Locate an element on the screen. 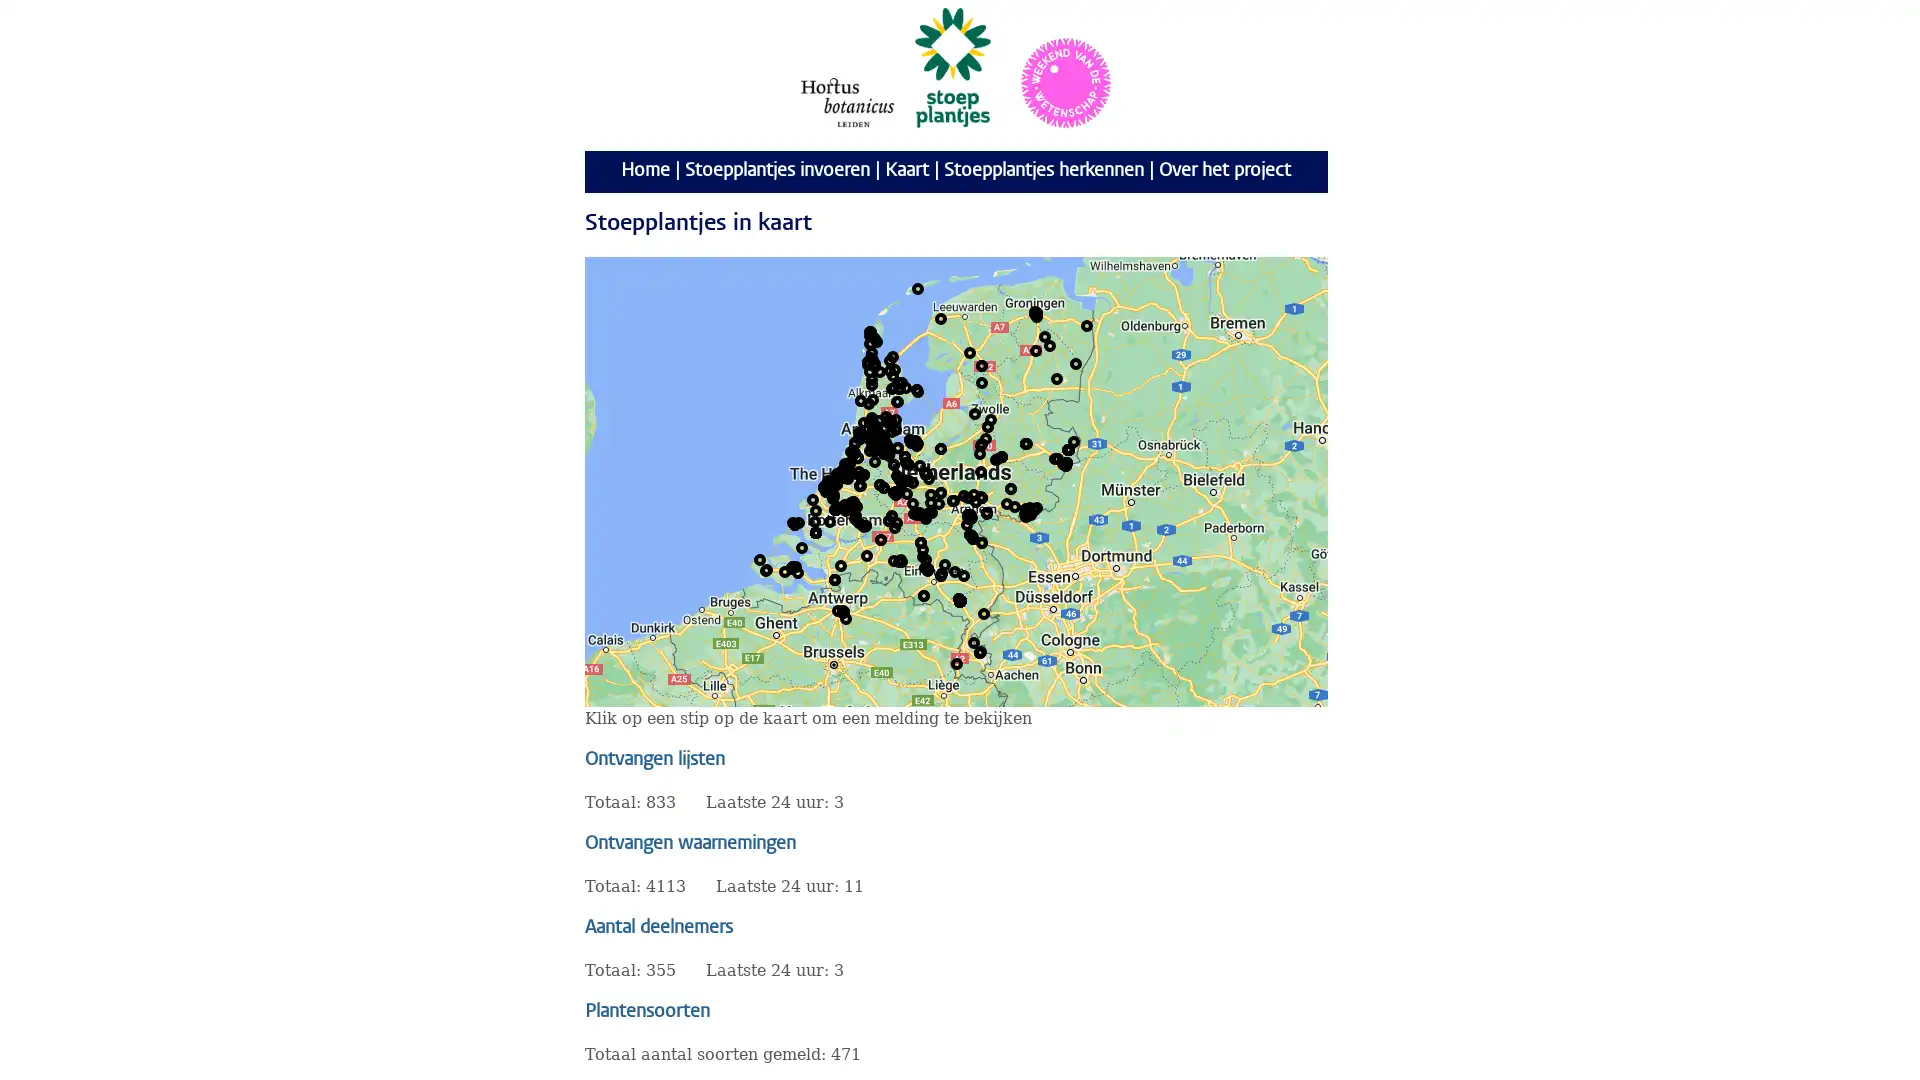 This screenshot has width=1920, height=1080. Telling van Sara Bes op 28 maart 2022 is located at coordinates (878, 439).